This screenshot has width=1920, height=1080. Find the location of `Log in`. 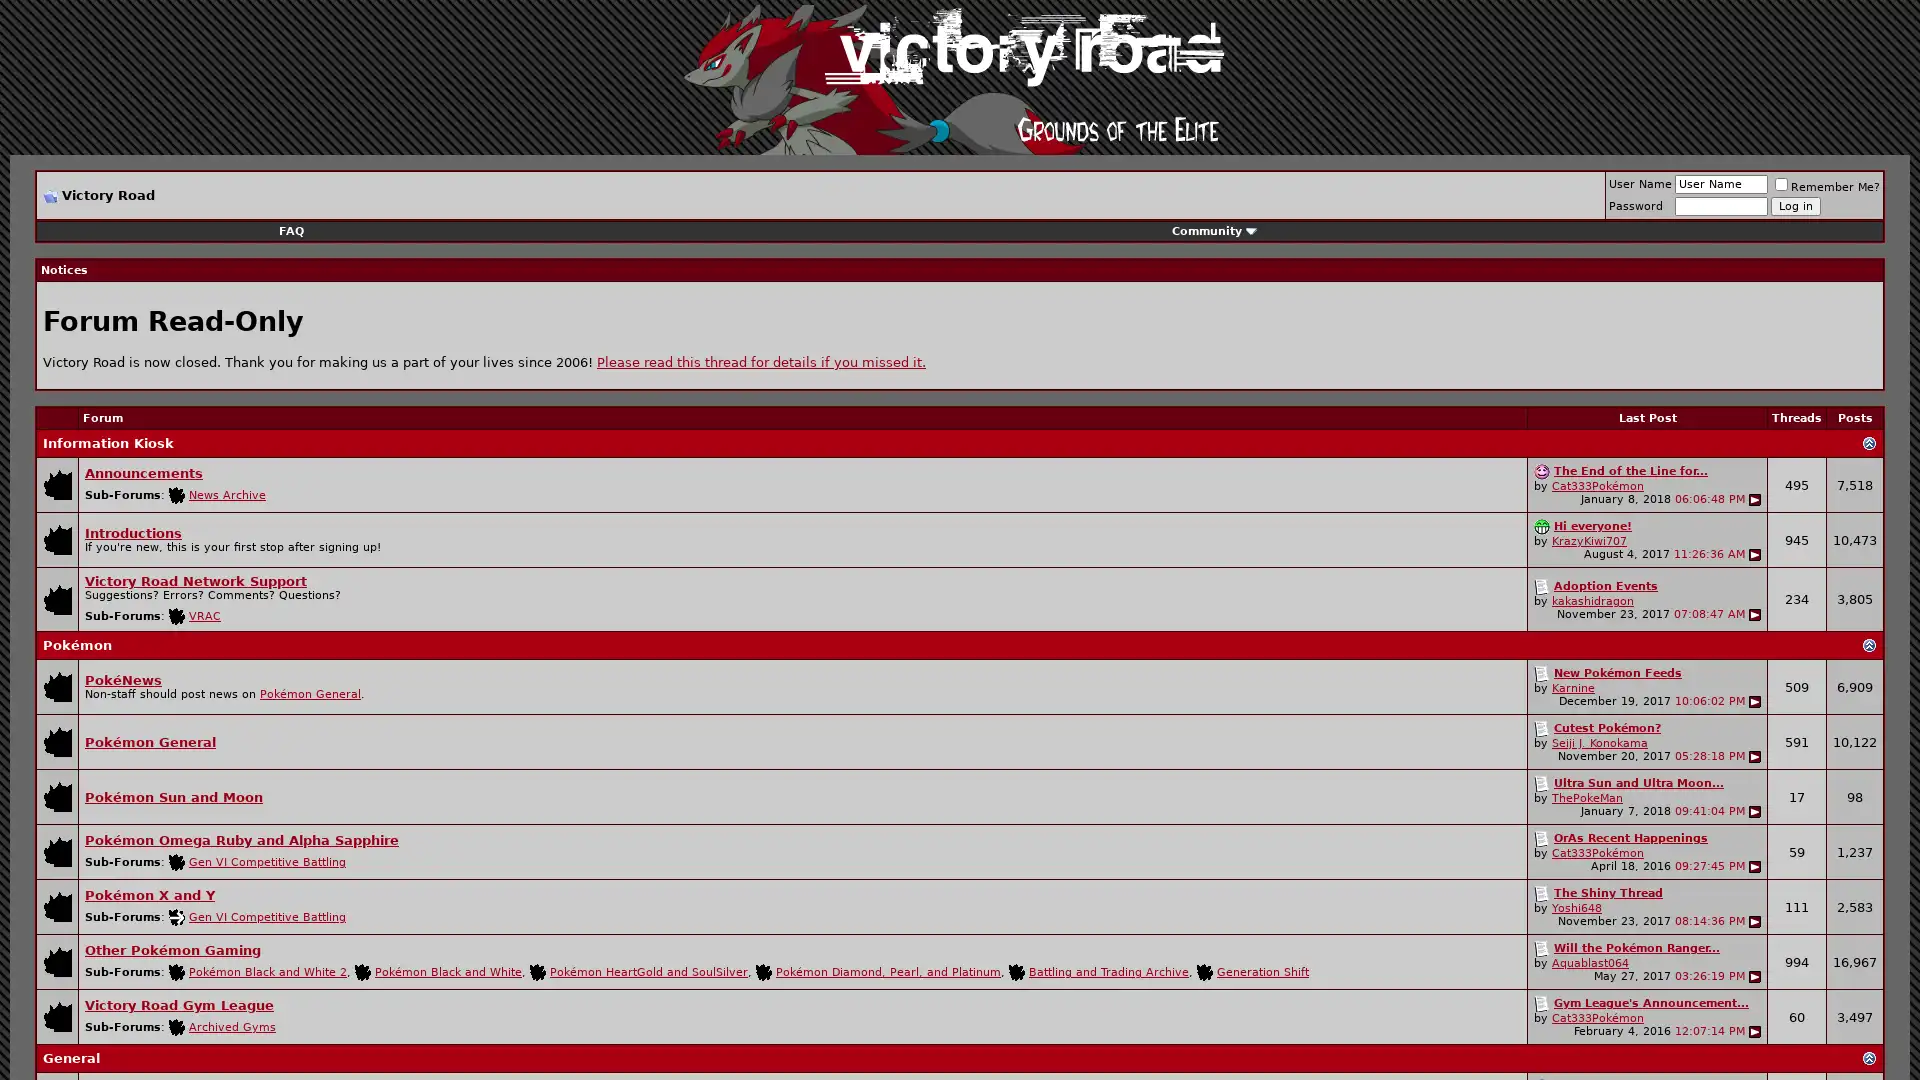

Log in is located at coordinates (1795, 206).